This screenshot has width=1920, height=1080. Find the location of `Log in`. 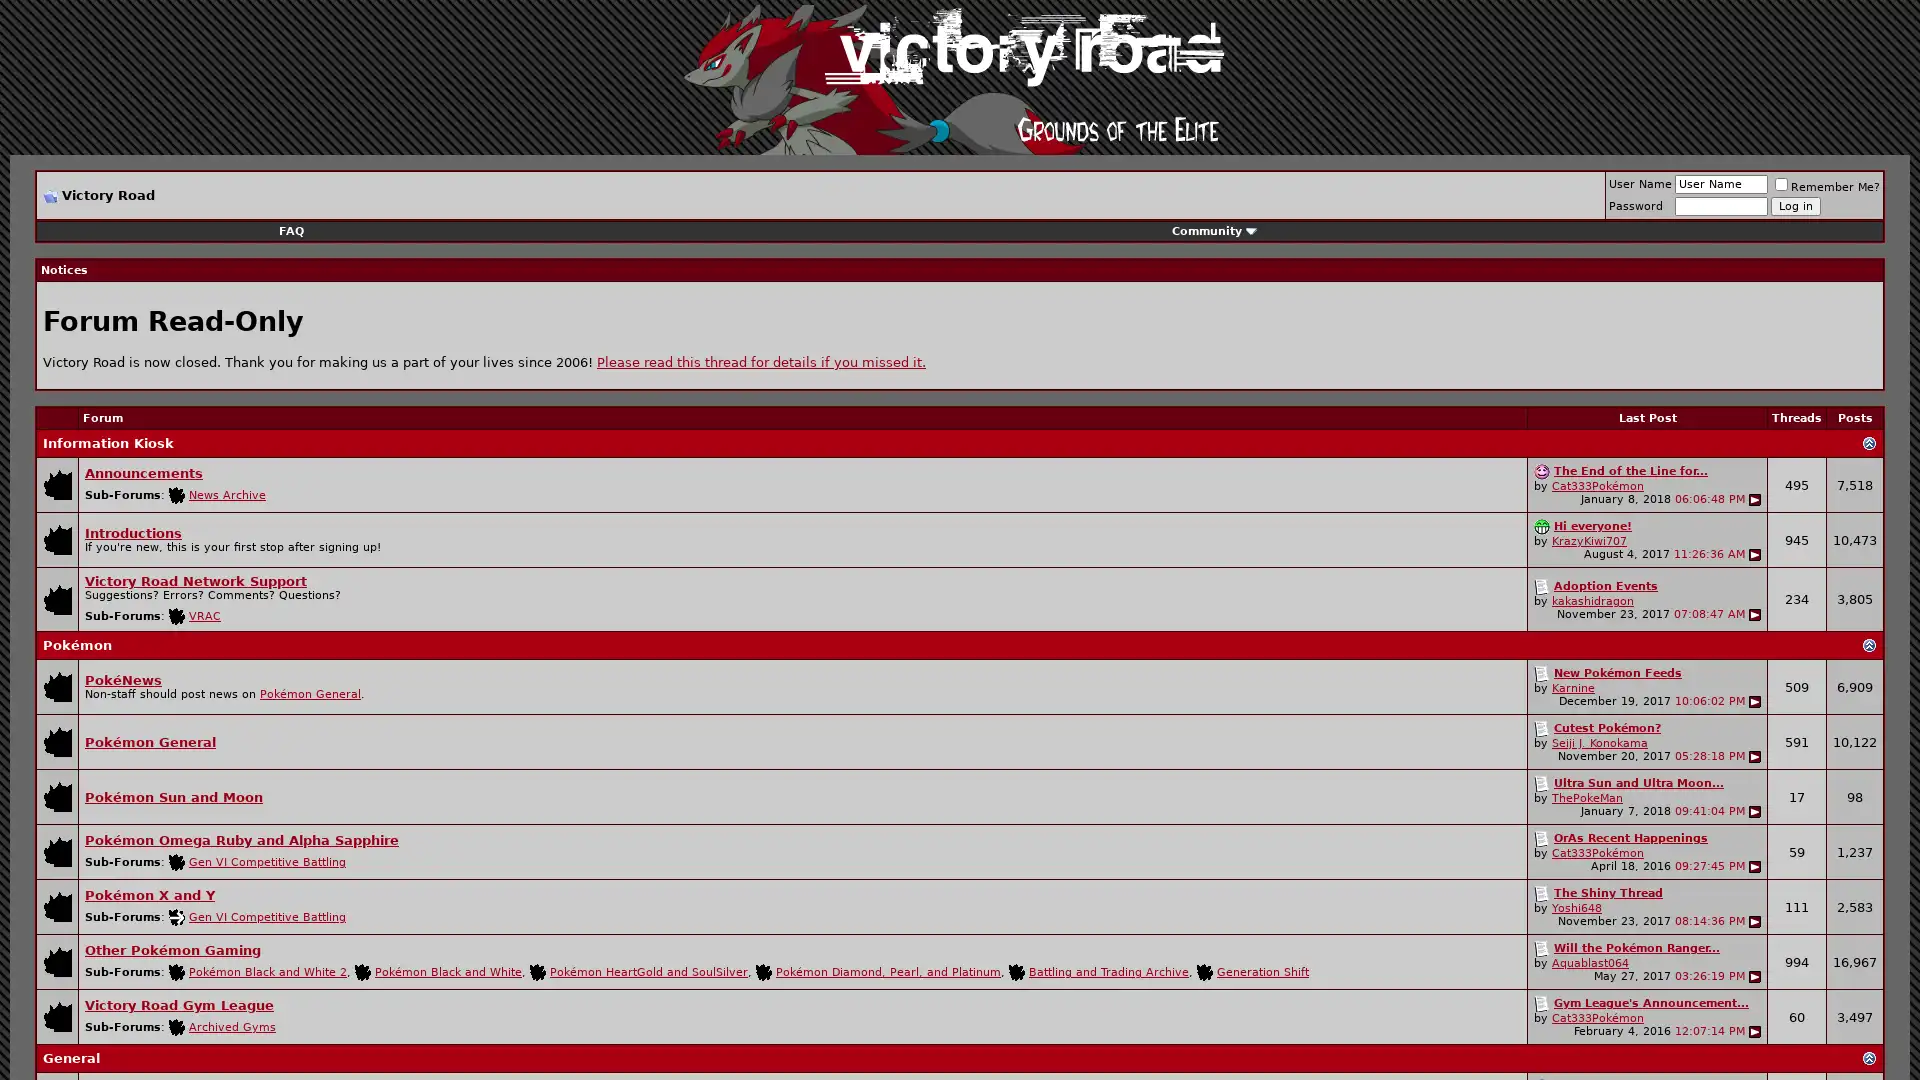

Log in is located at coordinates (1795, 206).